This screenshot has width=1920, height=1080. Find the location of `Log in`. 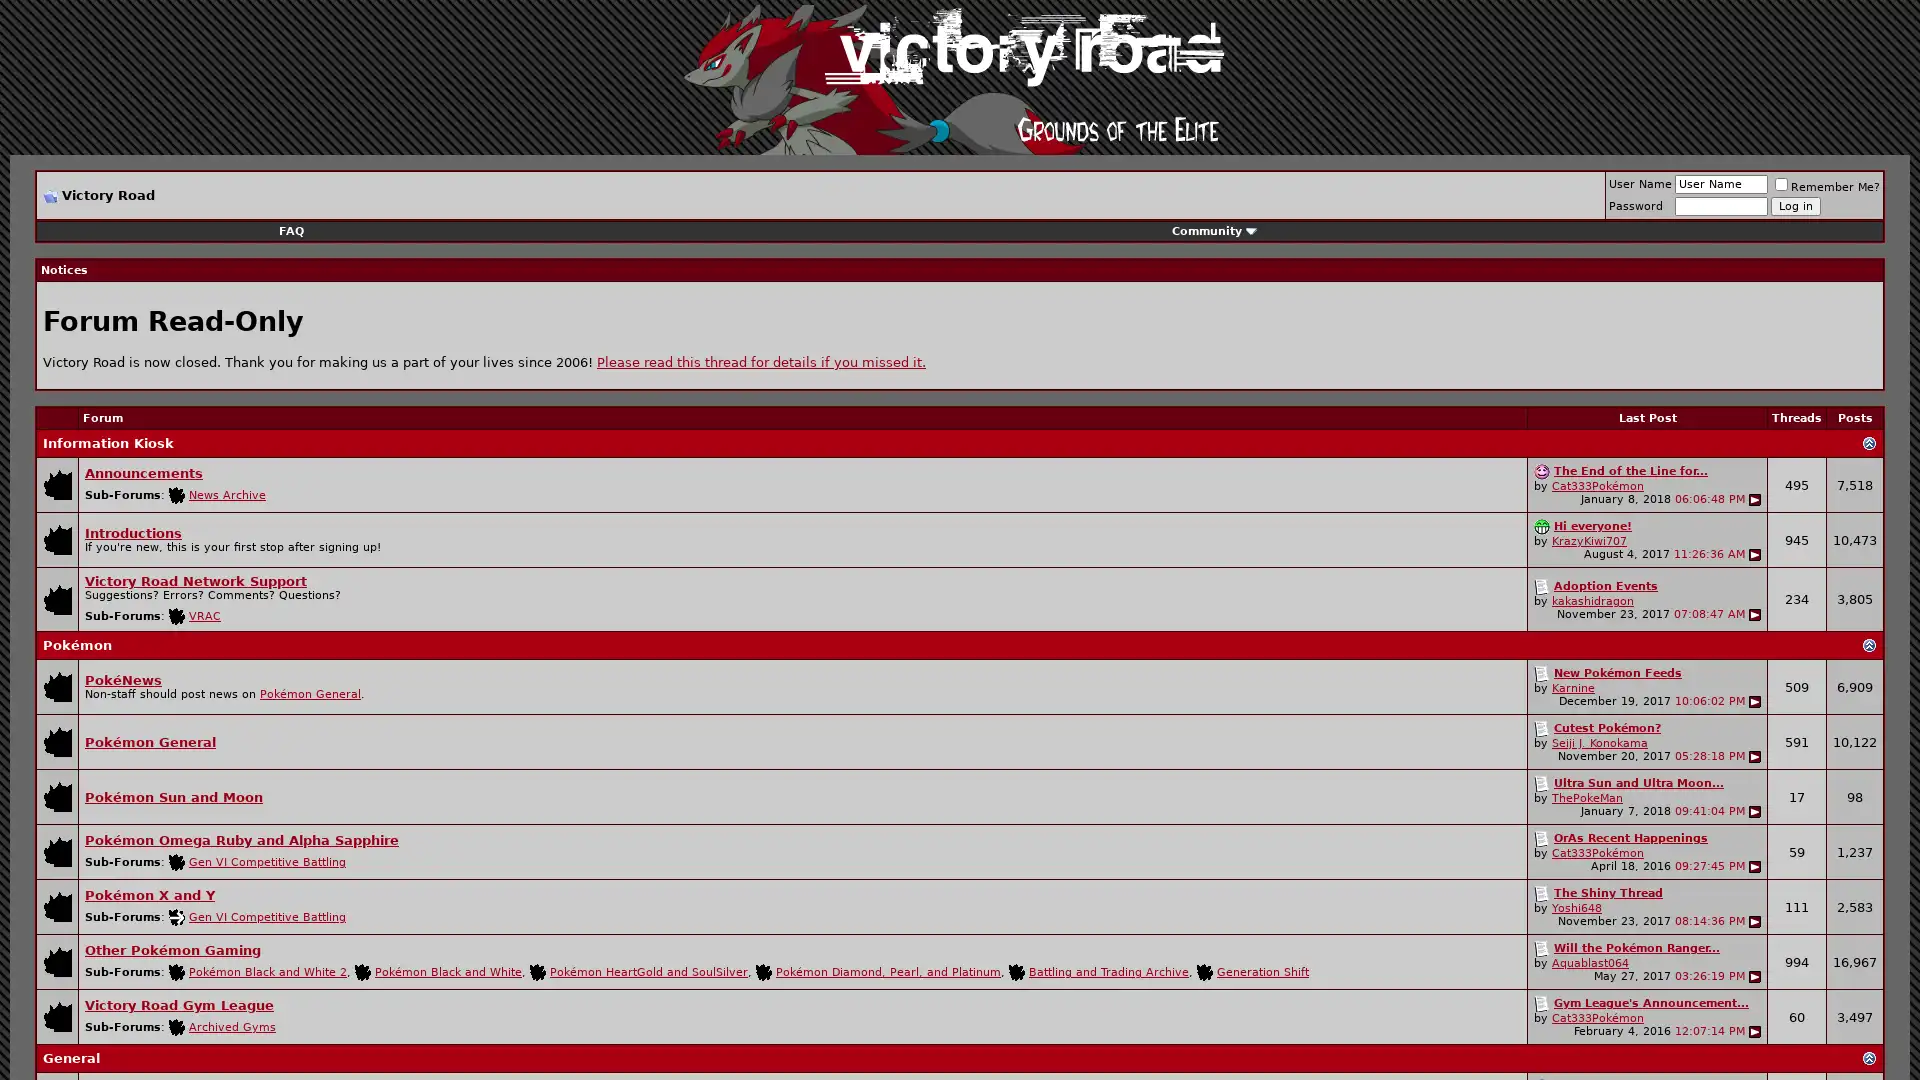

Log in is located at coordinates (1795, 206).